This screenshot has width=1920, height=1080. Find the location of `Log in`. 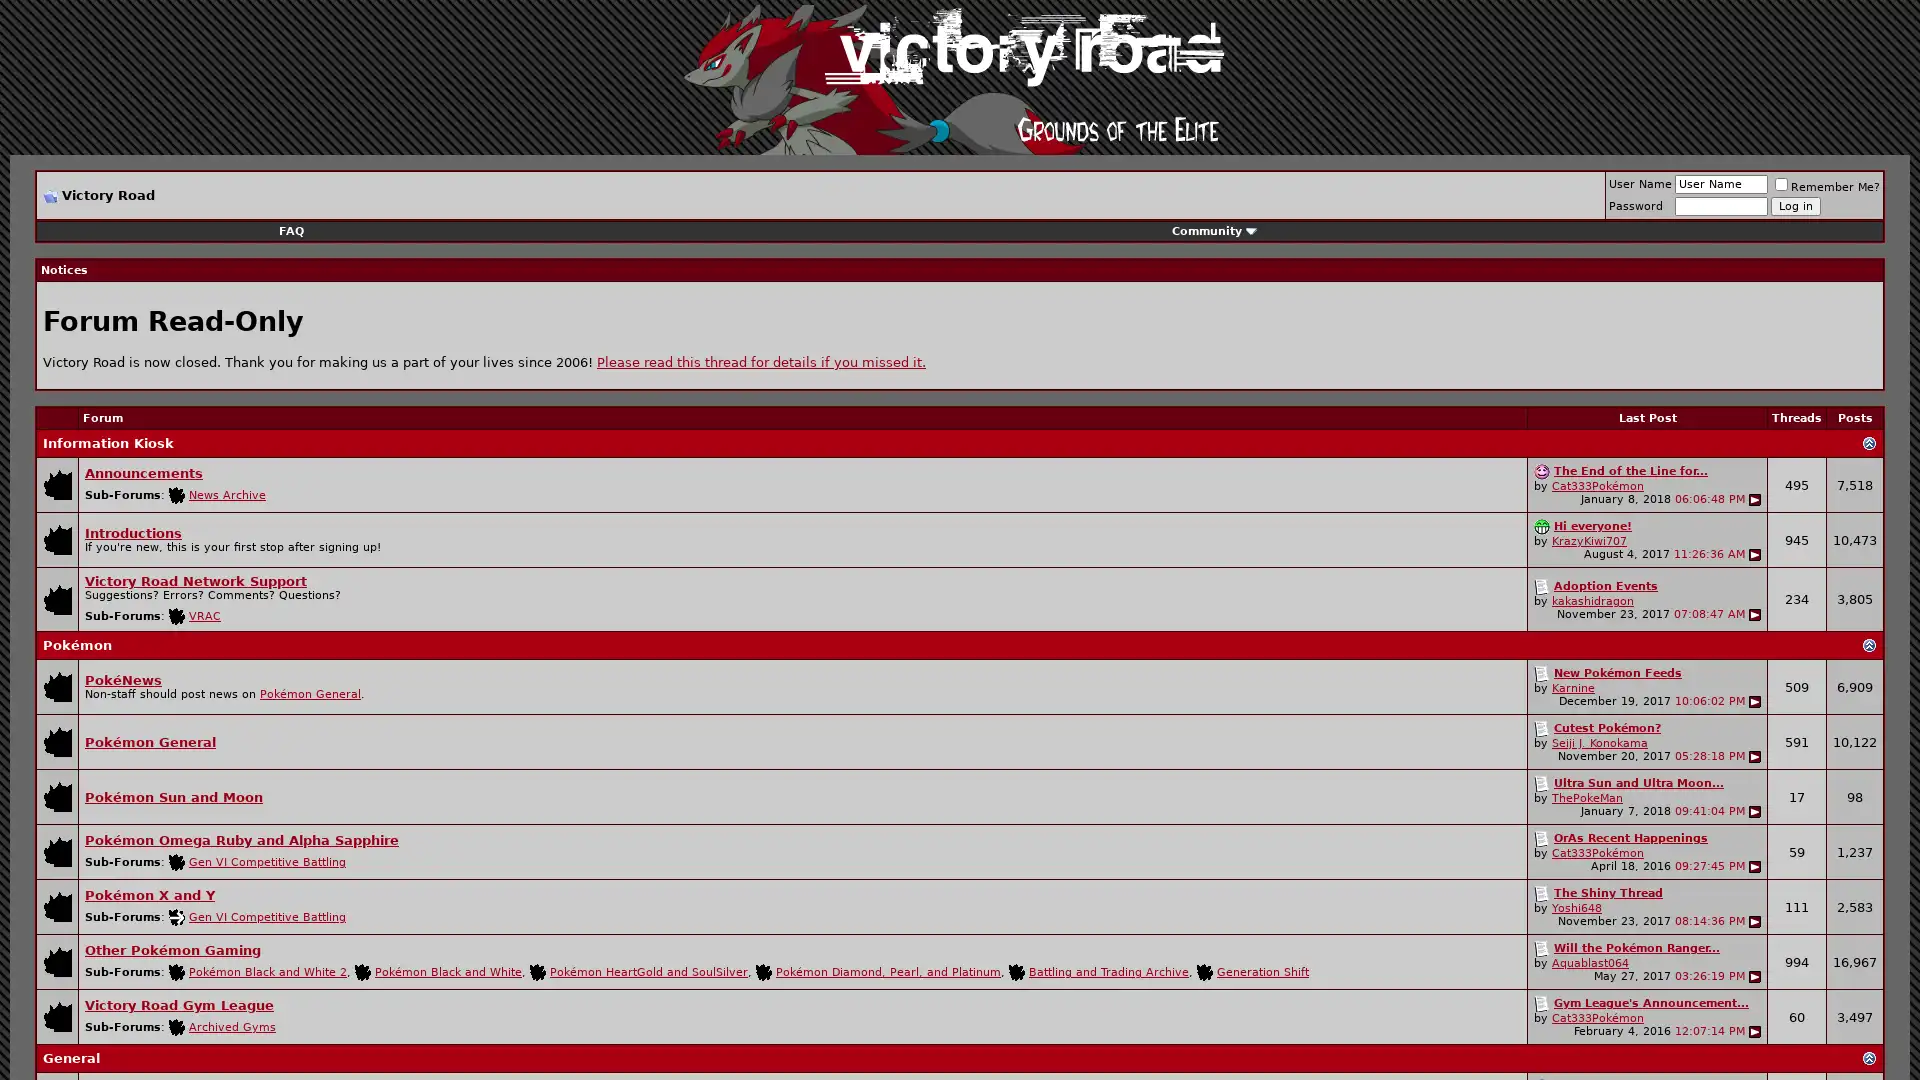

Log in is located at coordinates (1795, 206).